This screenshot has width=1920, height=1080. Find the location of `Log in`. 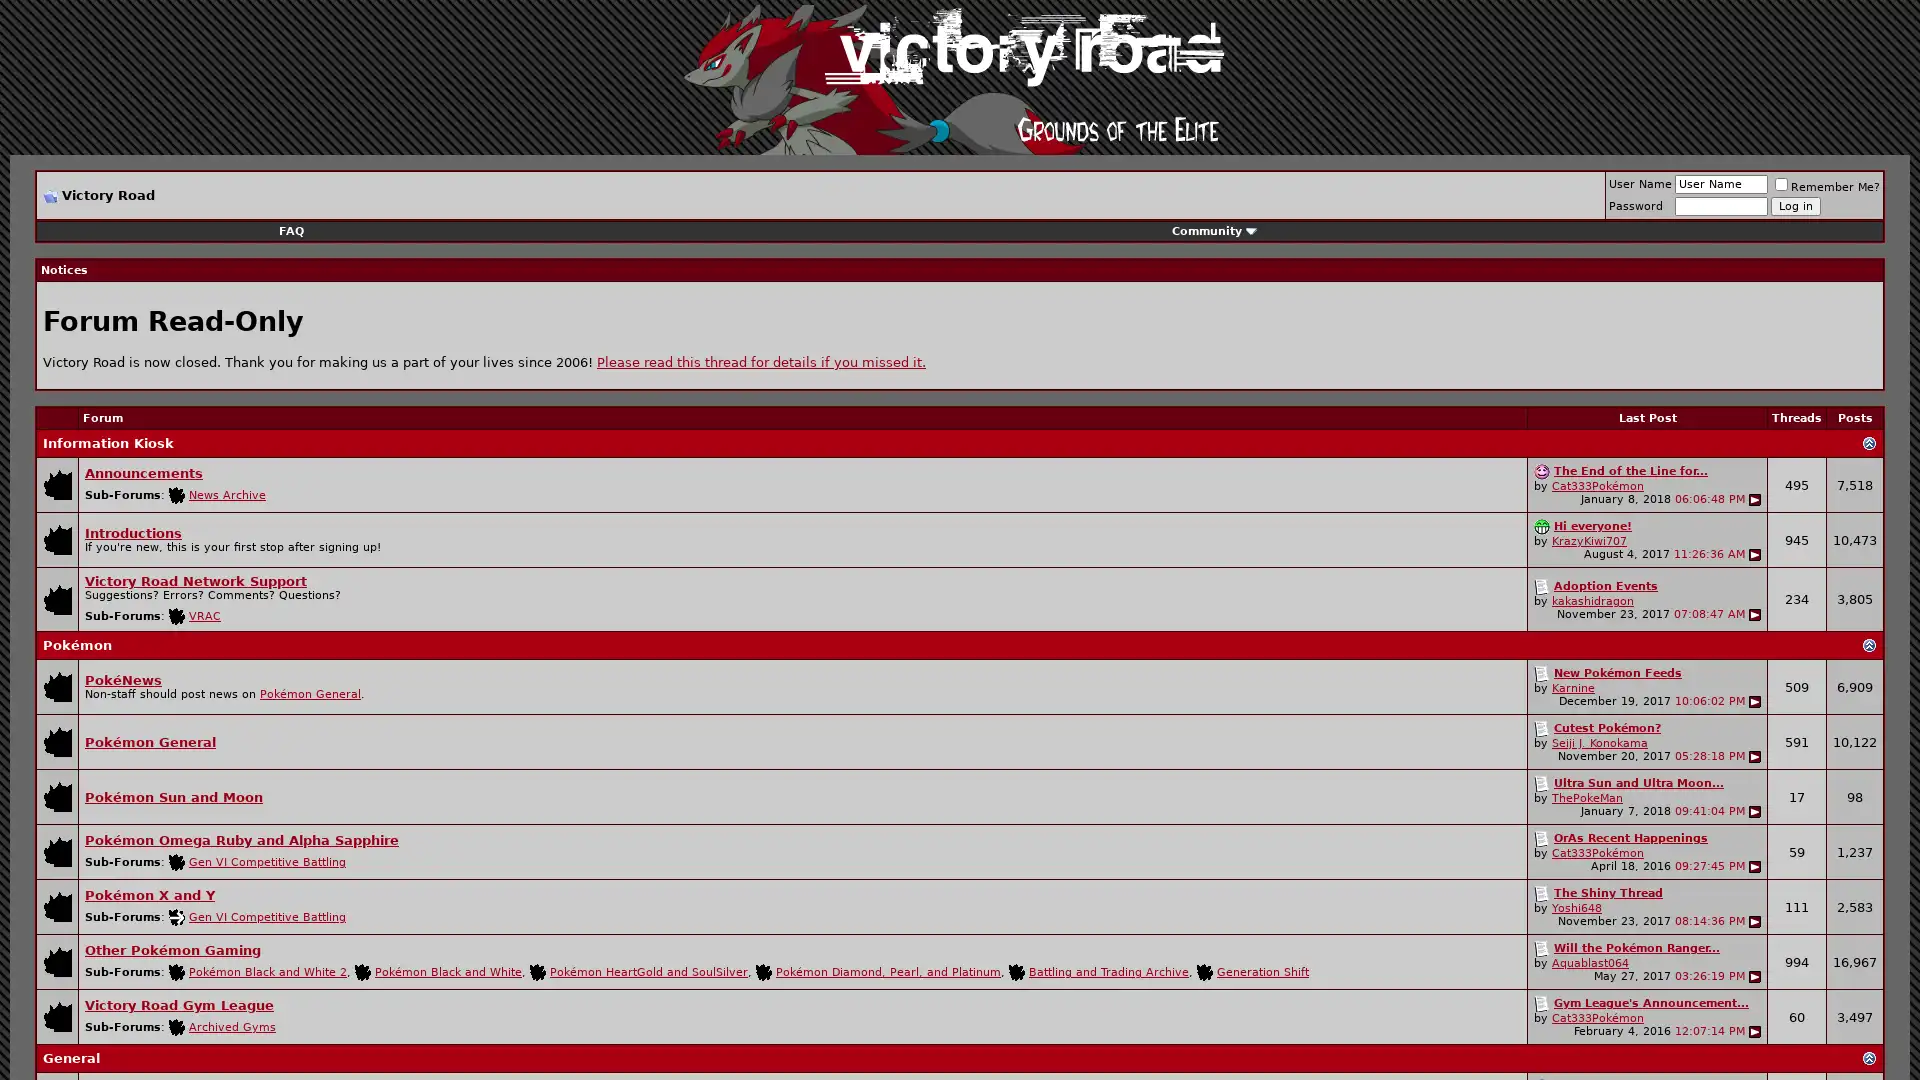

Log in is located at coordinates (1795, 206).